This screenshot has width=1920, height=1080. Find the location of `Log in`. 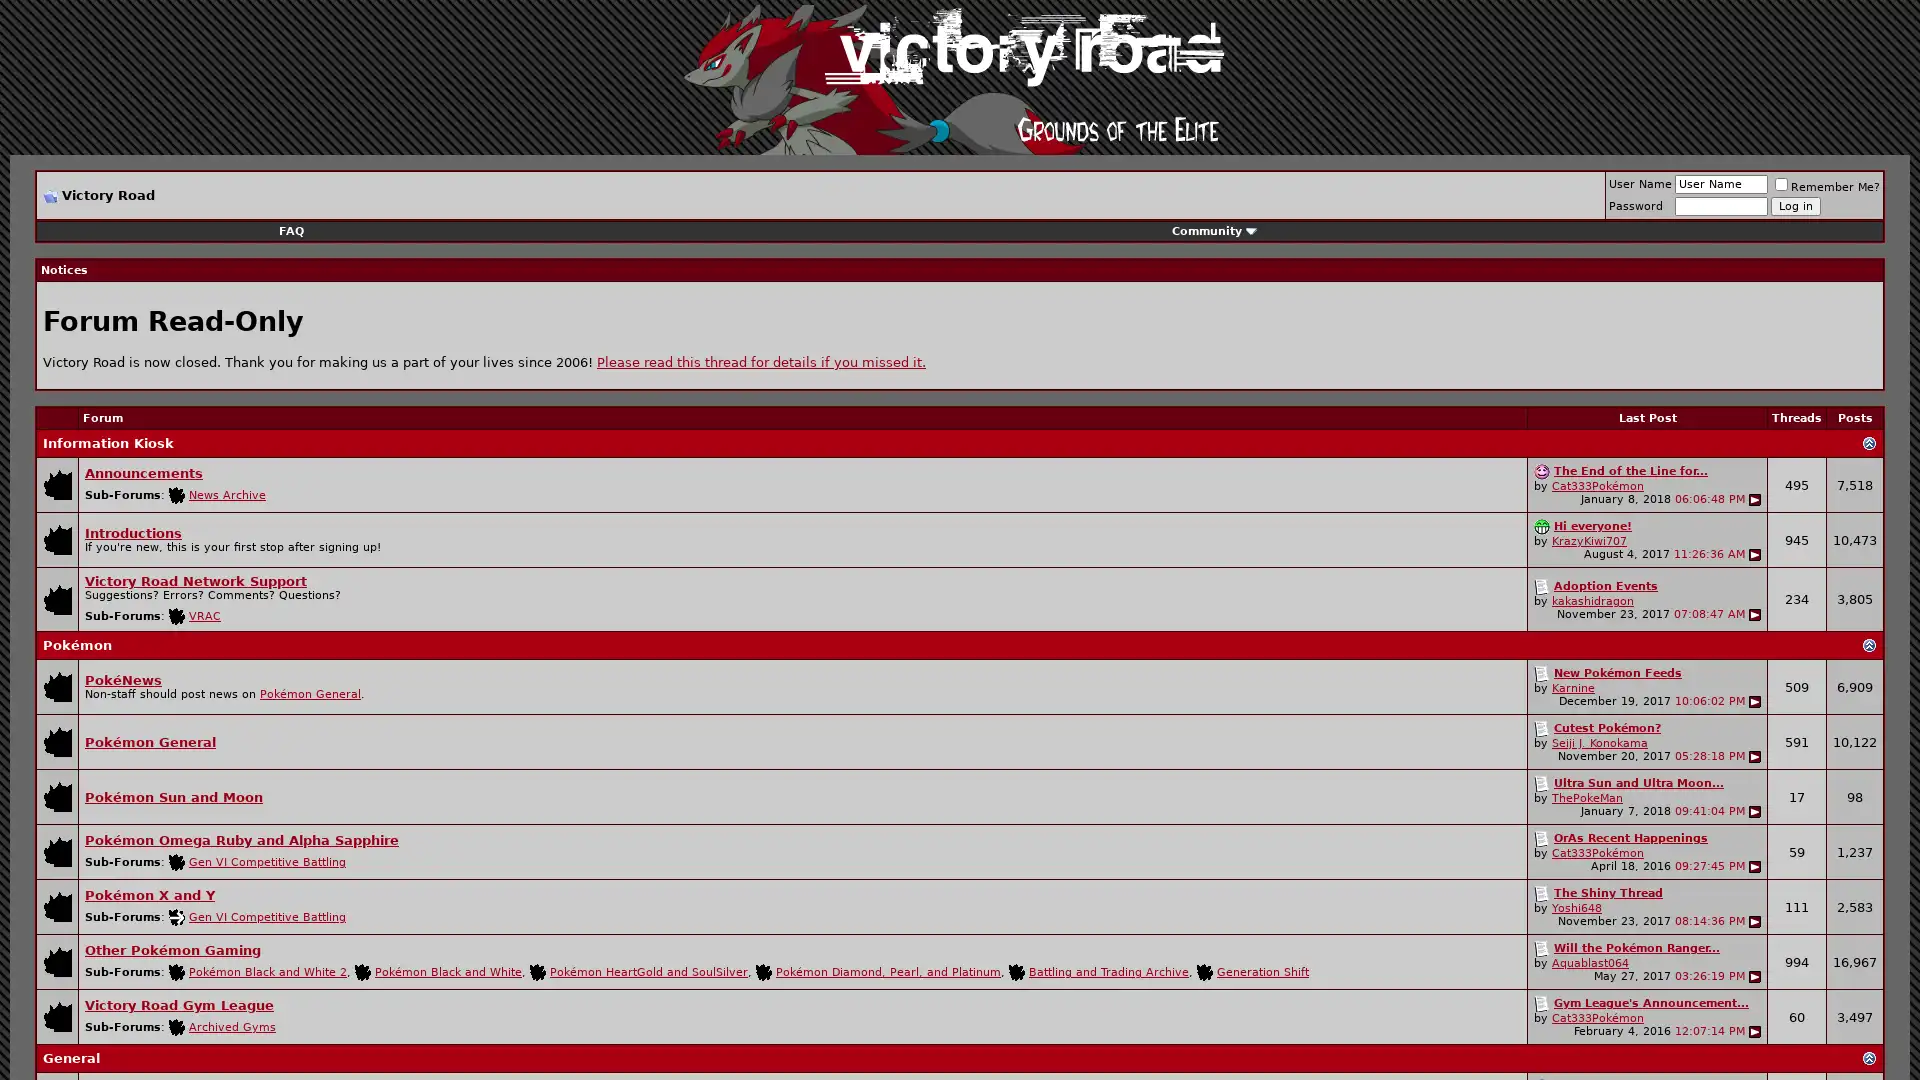

Log in is located at coordinates (1795, 206).